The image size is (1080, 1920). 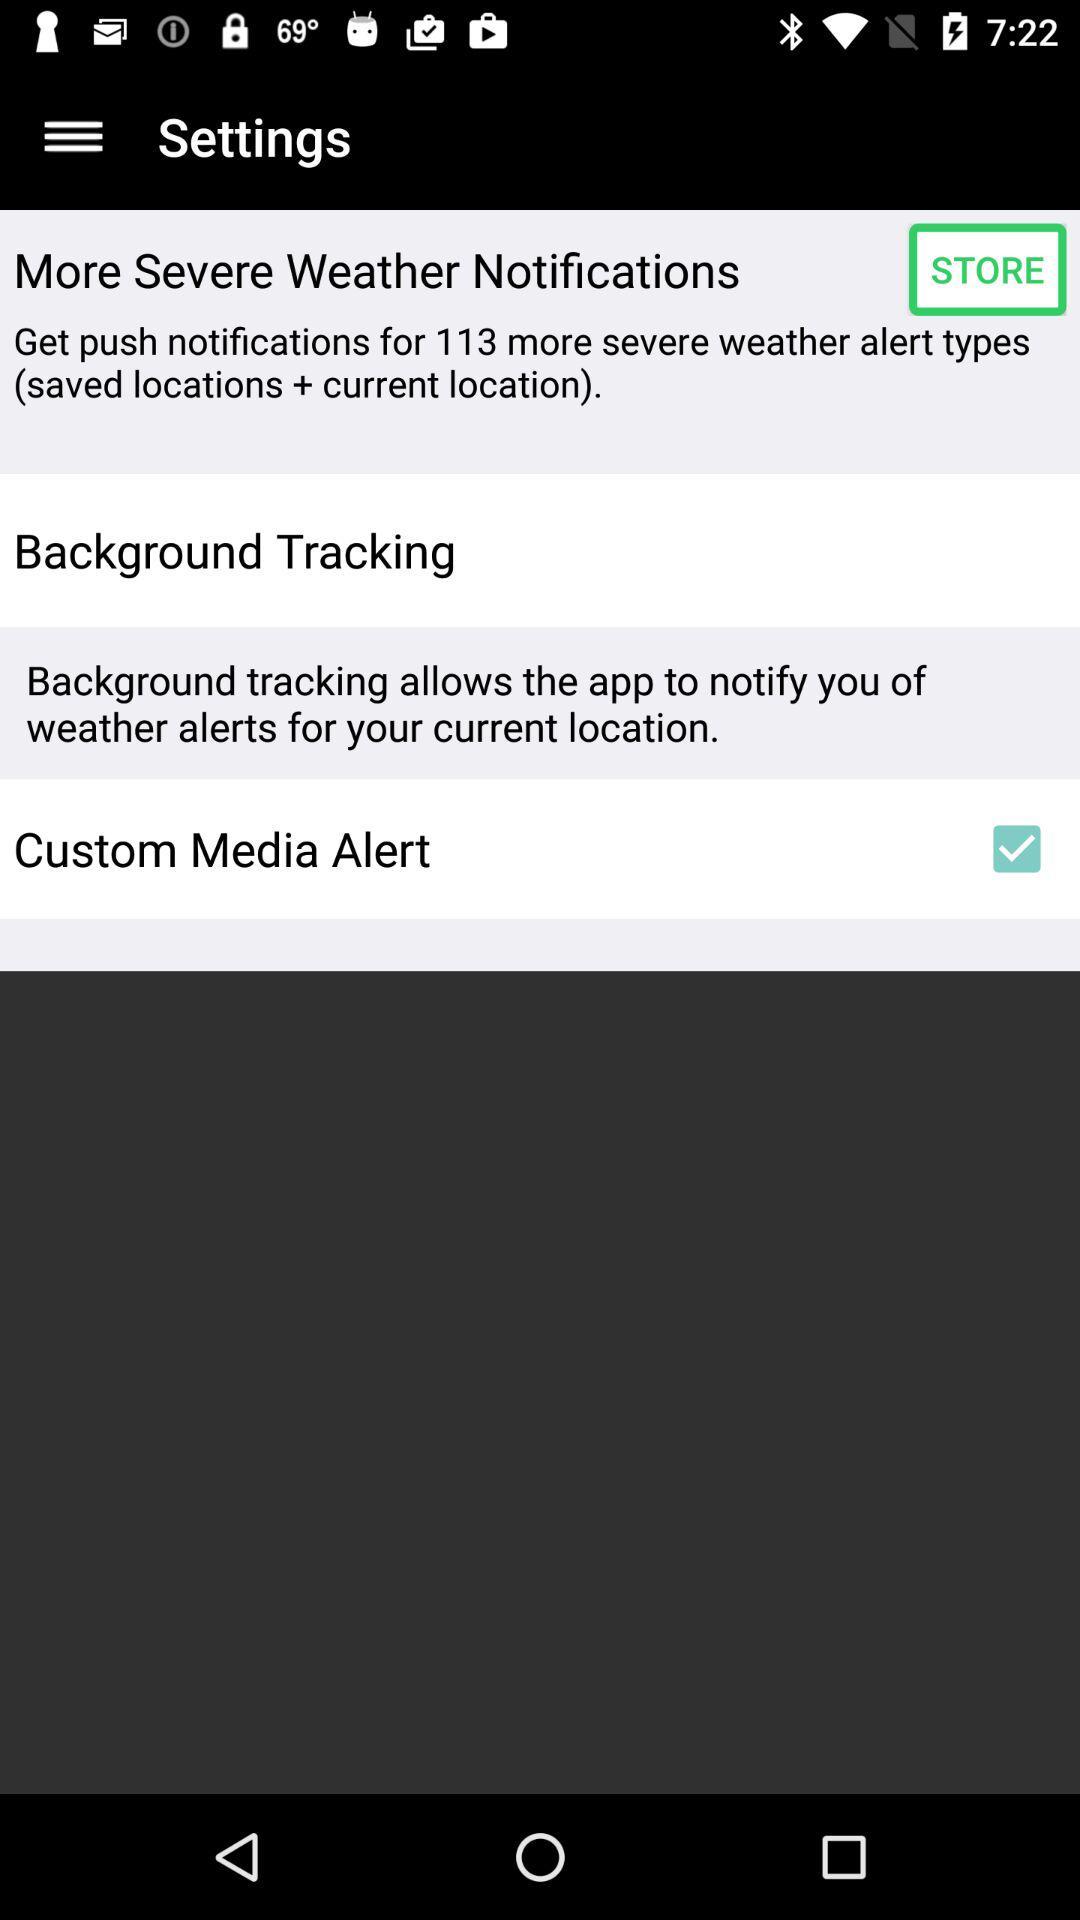 What do you see at coordinates (1017, 849) in the screenshot?
I see `icon to the right of the custom media alert item` at bounding box center [1017, 849].